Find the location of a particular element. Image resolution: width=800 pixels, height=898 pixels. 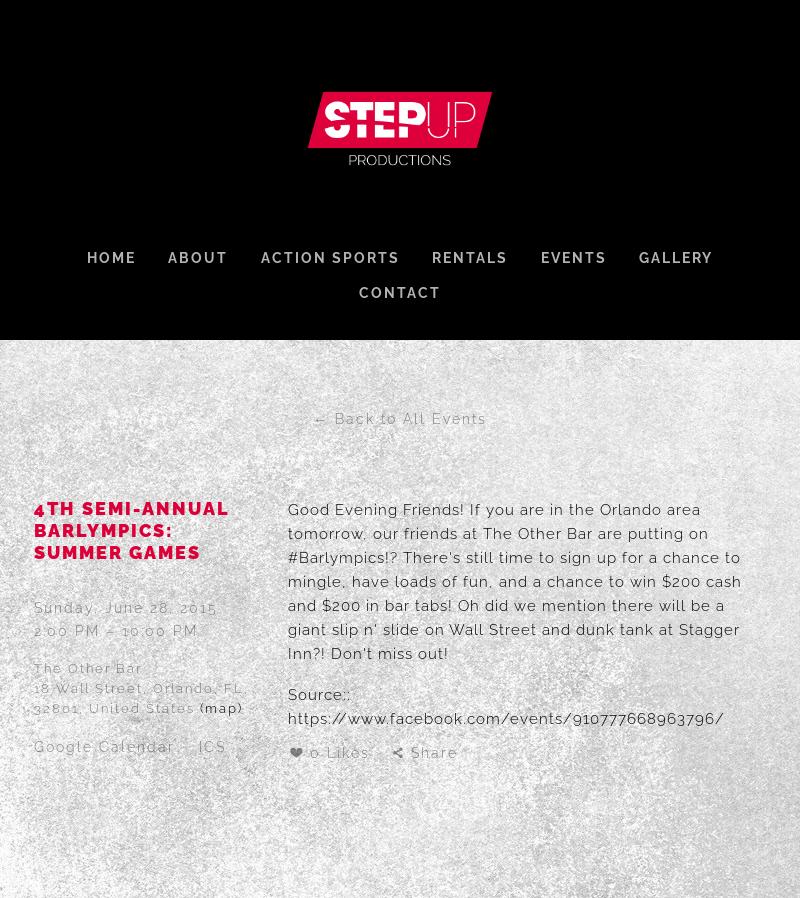

'0 Likes' is located at coordinates (338, 751).